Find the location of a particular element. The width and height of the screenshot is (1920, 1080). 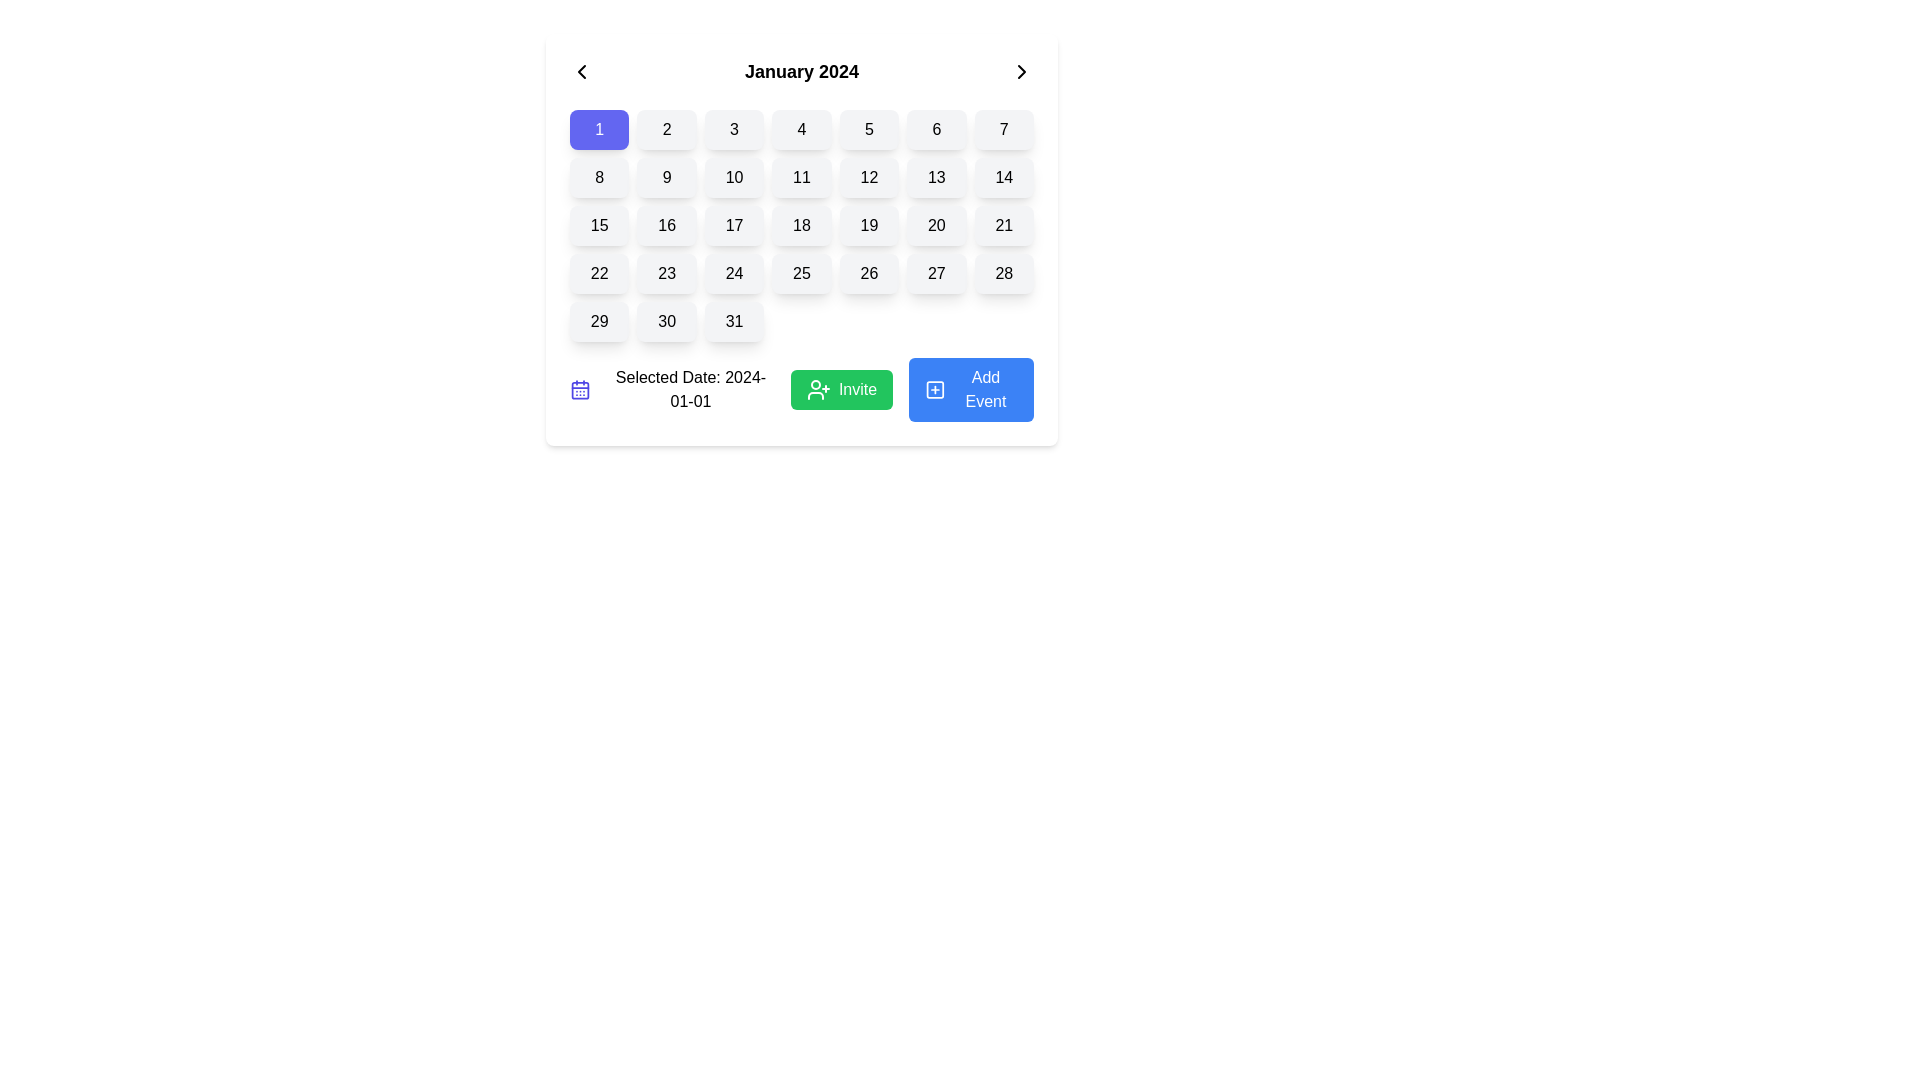

the day selection button representing the 31st day of the month in the bottom-right corner of the calendar grid is located at coordinates (733, 320).